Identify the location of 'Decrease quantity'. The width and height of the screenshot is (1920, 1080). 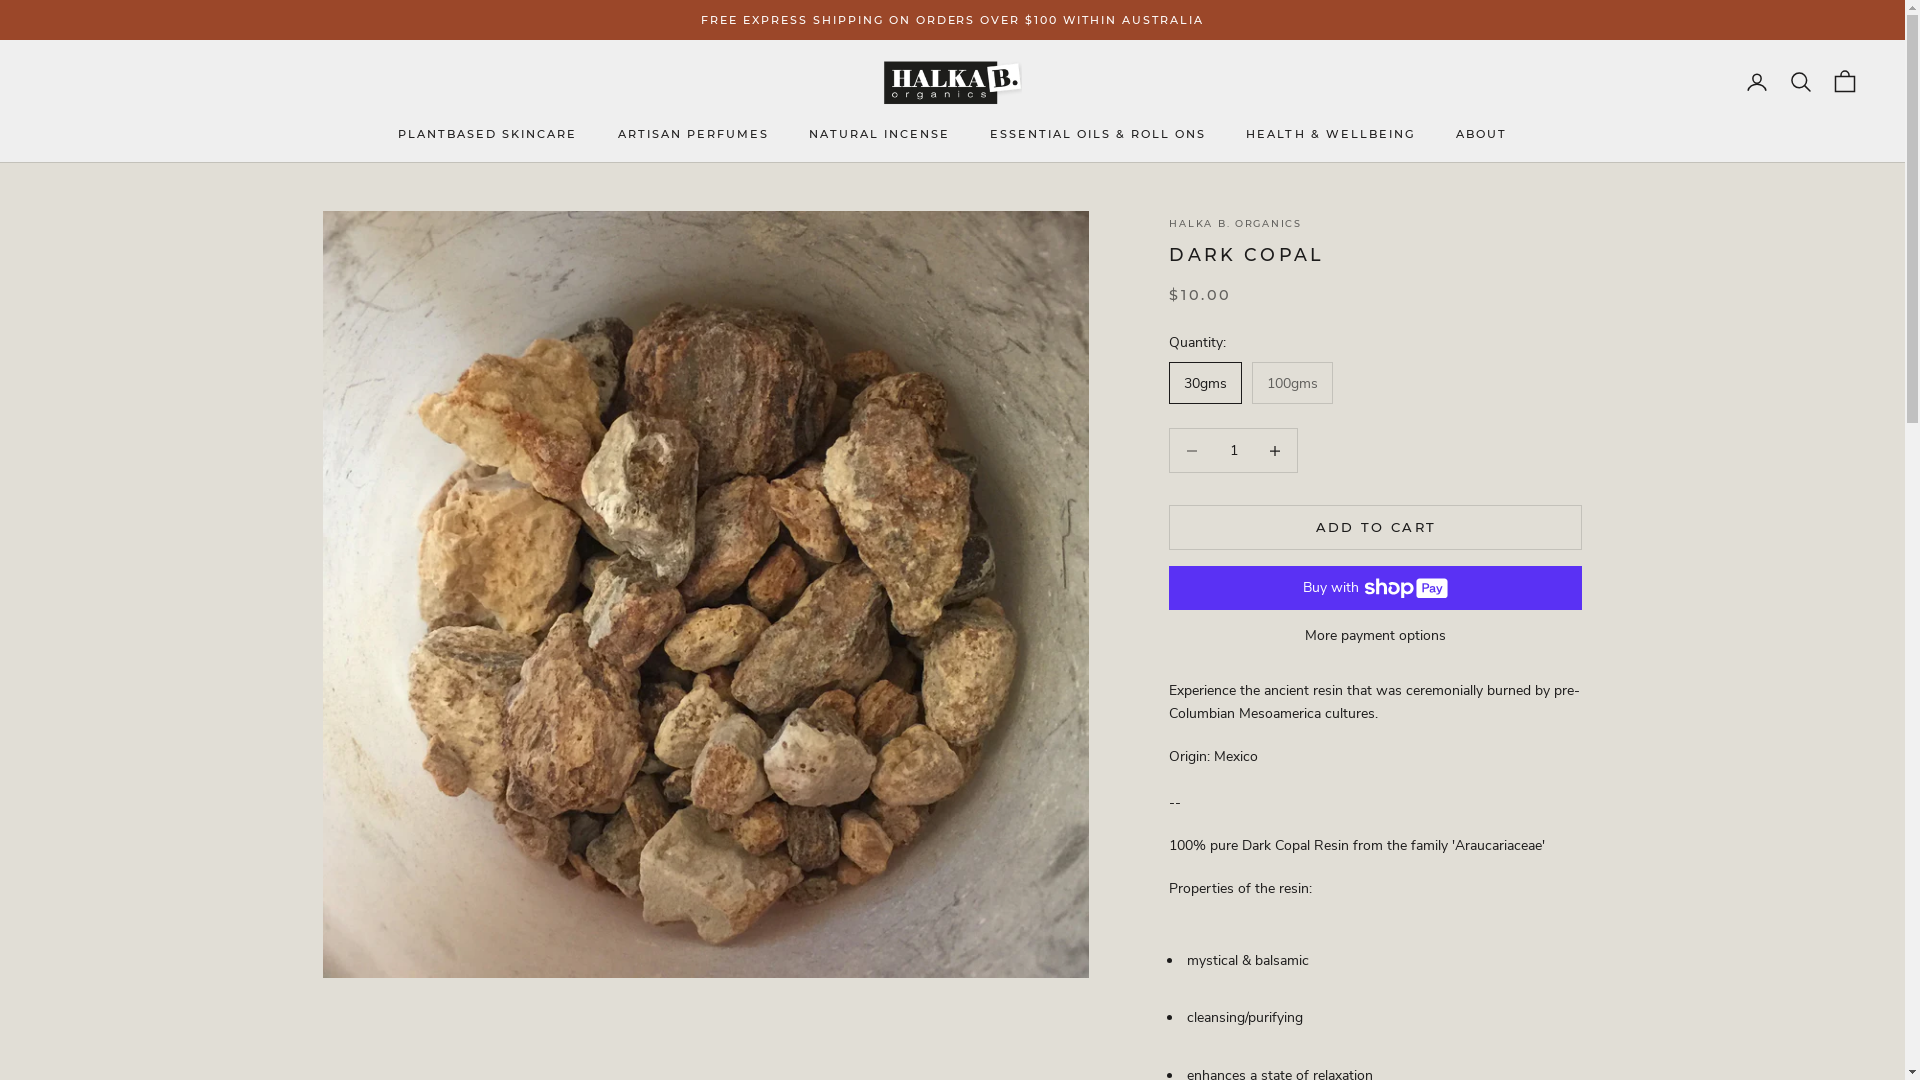
(1252, 450).